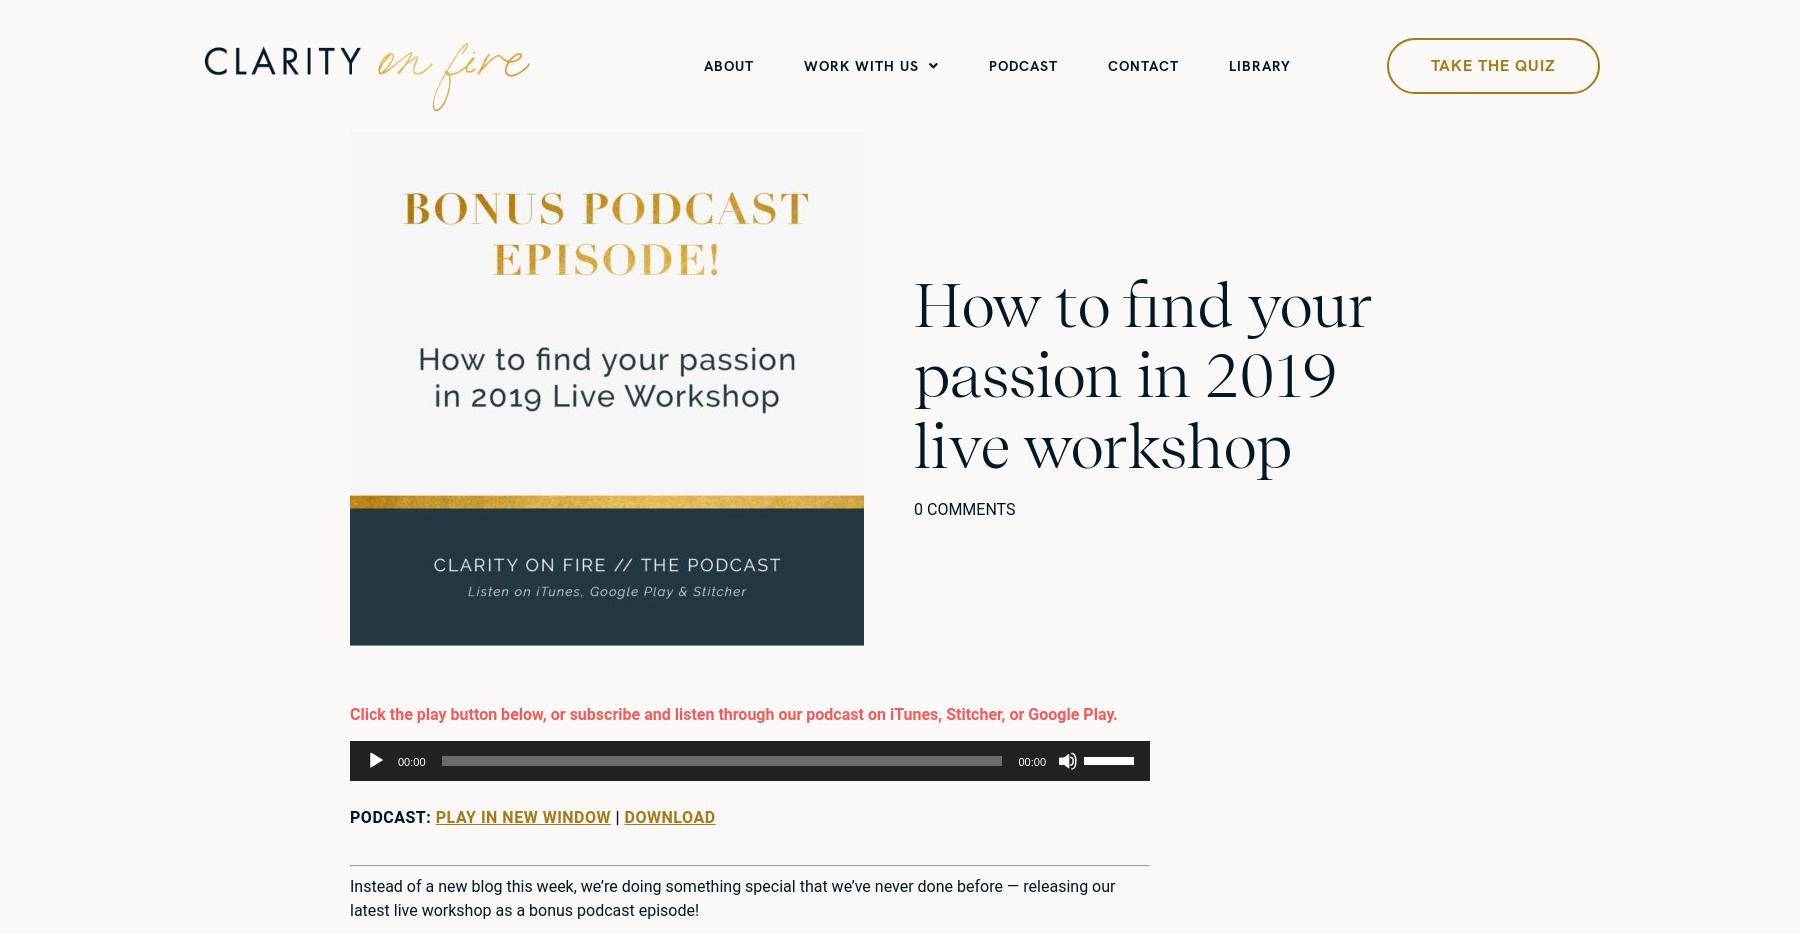 This screenshot has height=934, width=1800. What do you see at coordinates (392, 817) in the screenshot?
I see `'Podcast:'` at bounding box center [392, 817].